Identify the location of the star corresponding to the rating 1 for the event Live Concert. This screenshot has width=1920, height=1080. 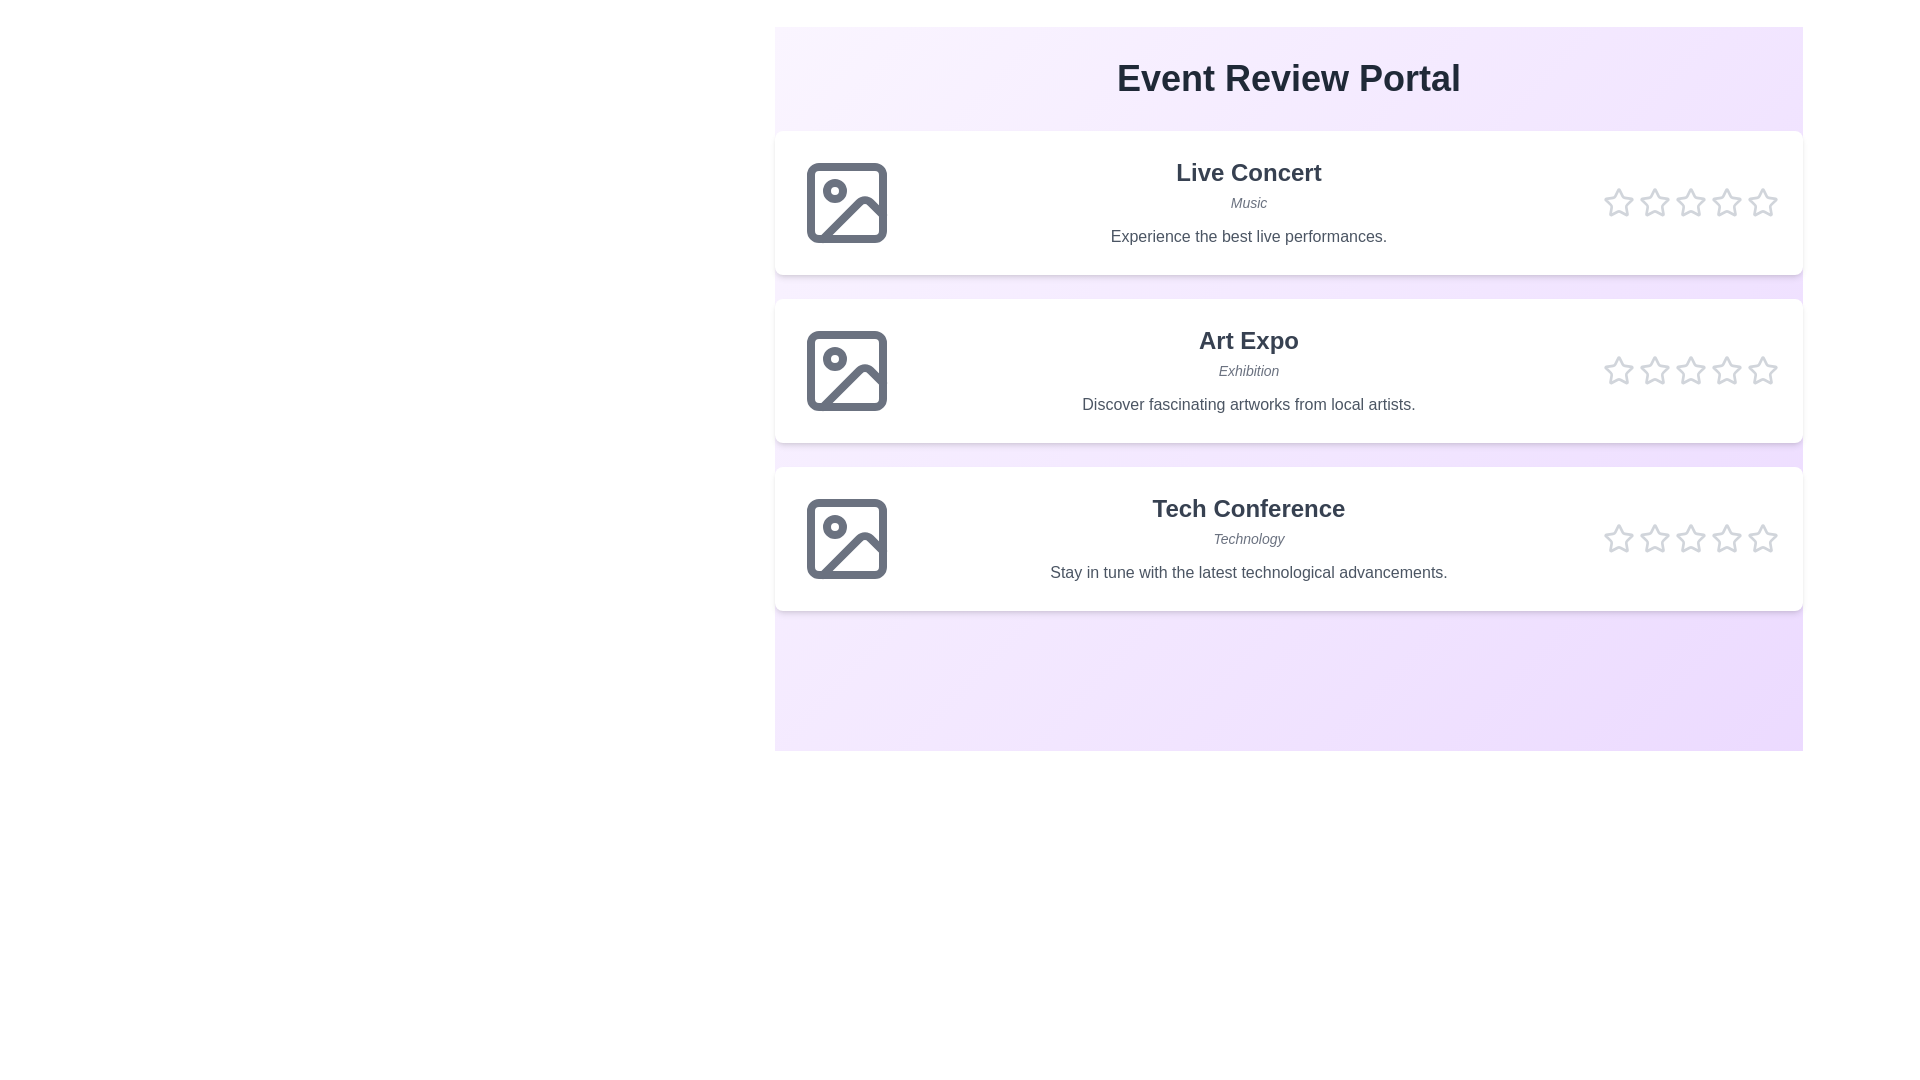
(1618, 203).